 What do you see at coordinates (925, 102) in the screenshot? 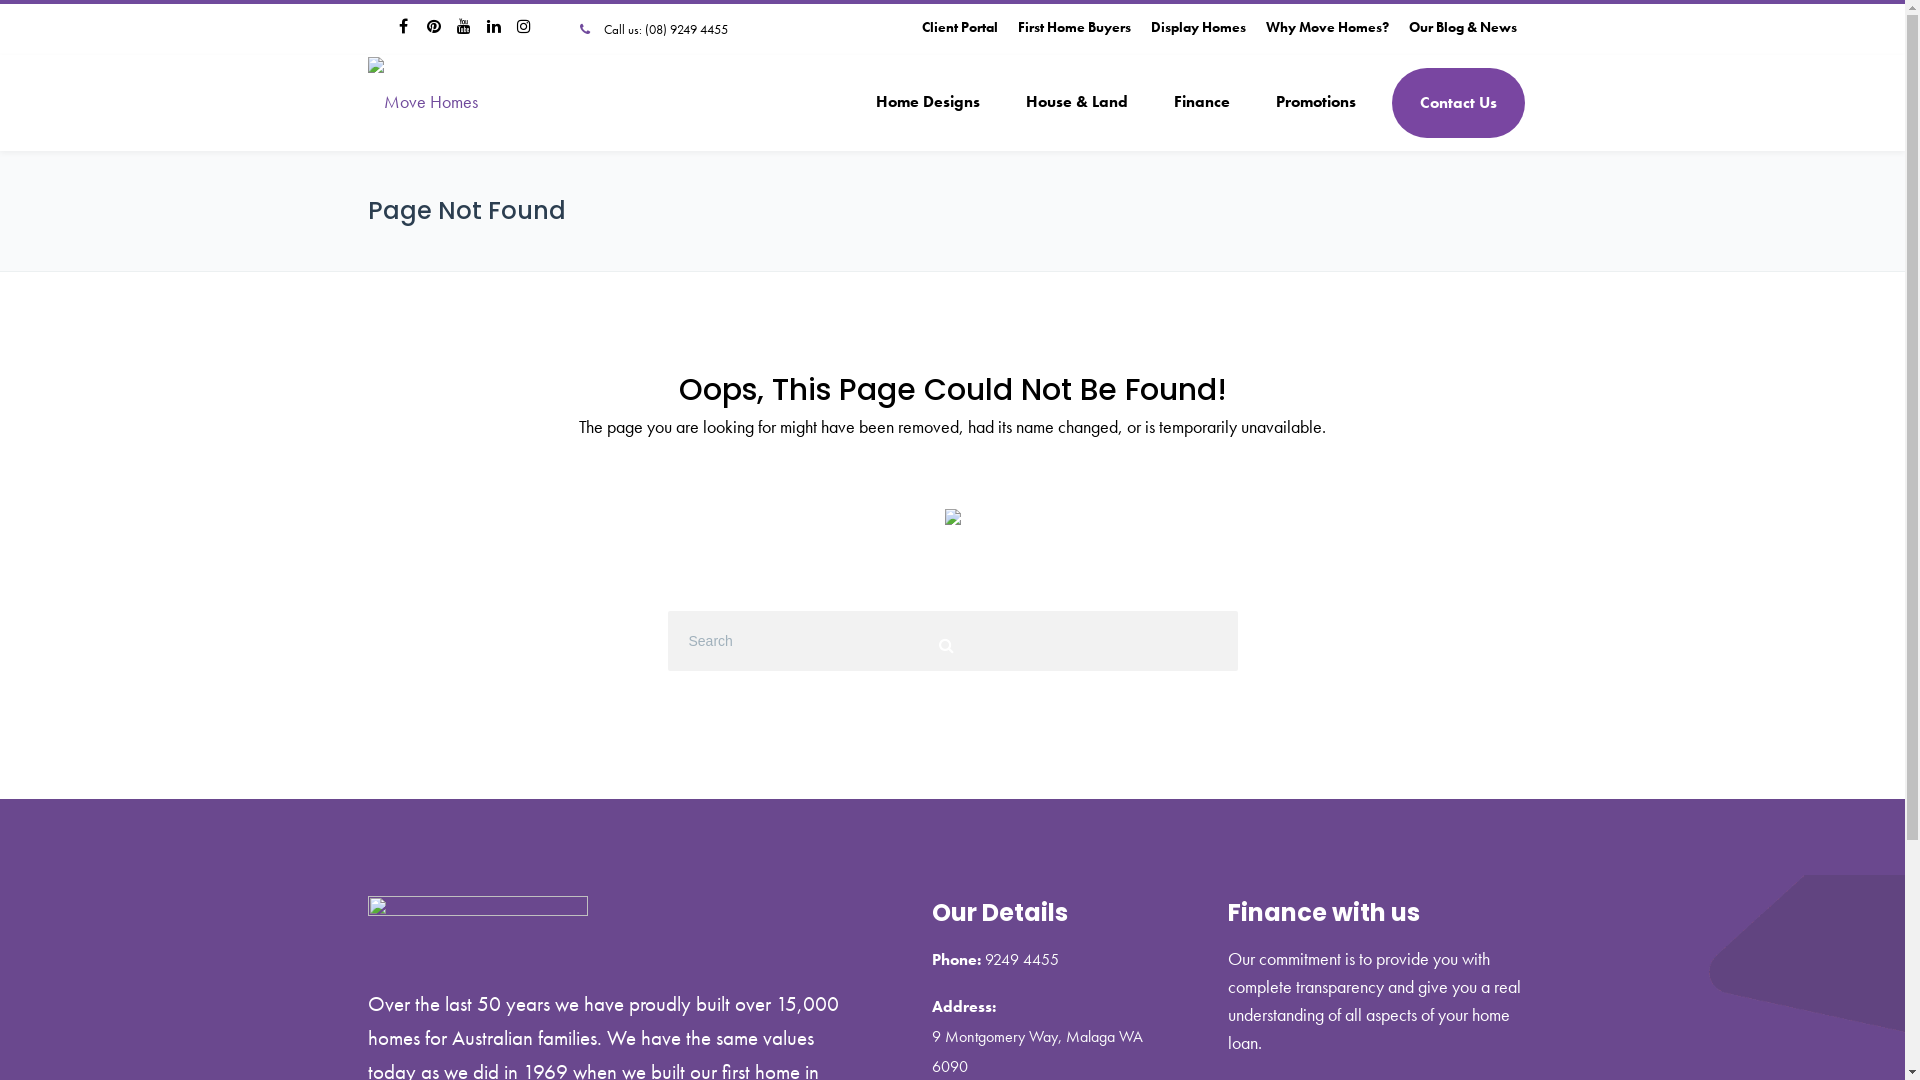
I see `'Home Designs'` at bounding box center [925, 102].